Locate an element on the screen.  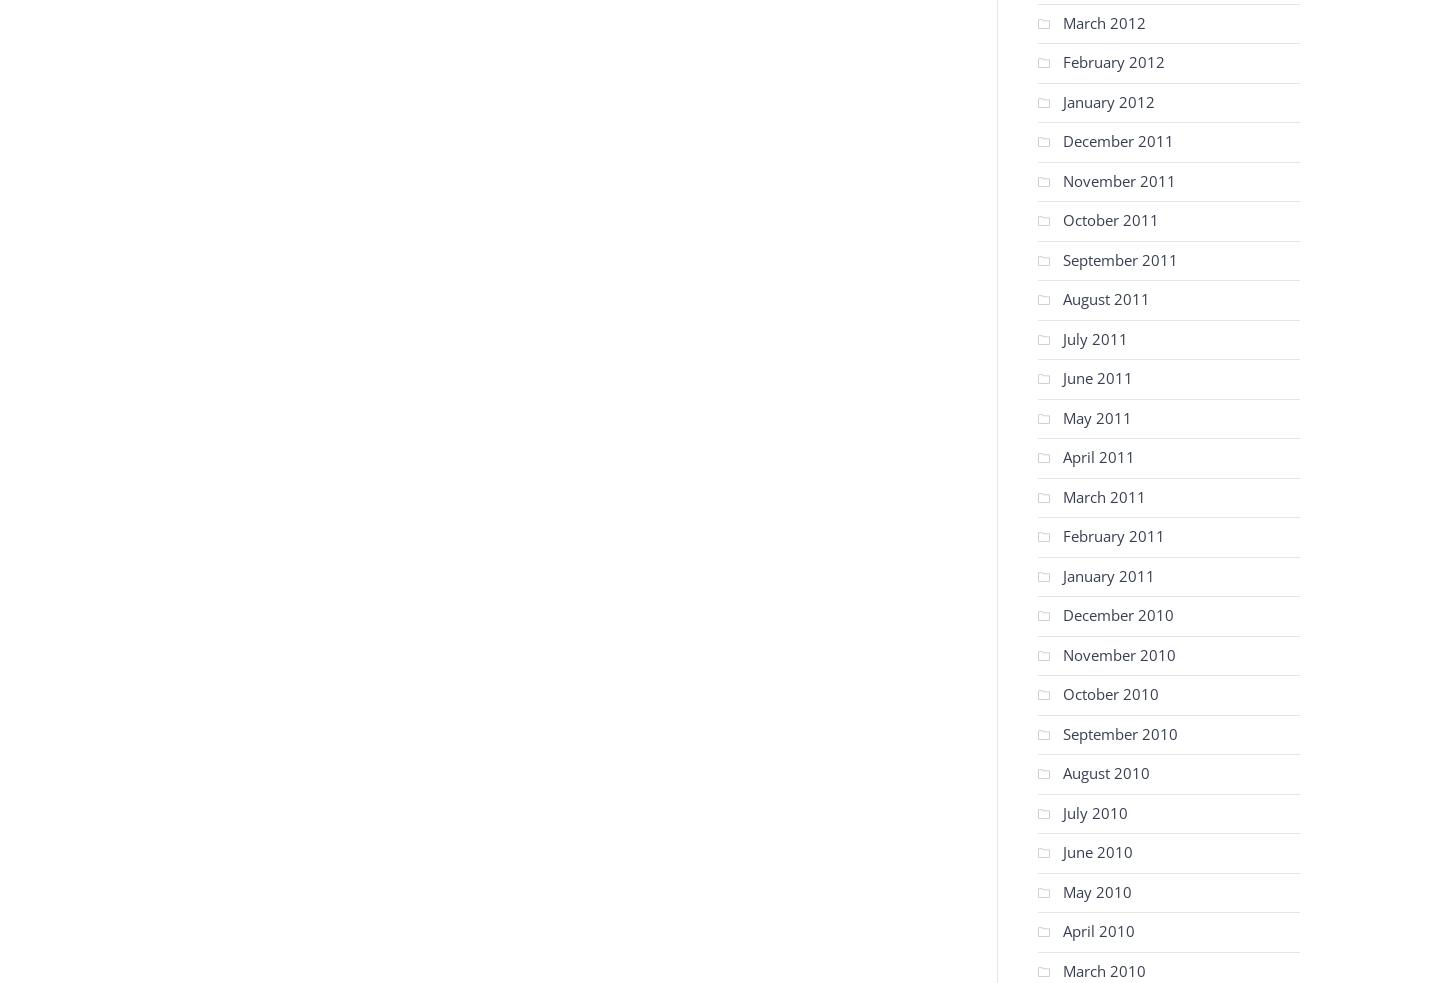
'March 2011' is located at coordinates (1103, 496).